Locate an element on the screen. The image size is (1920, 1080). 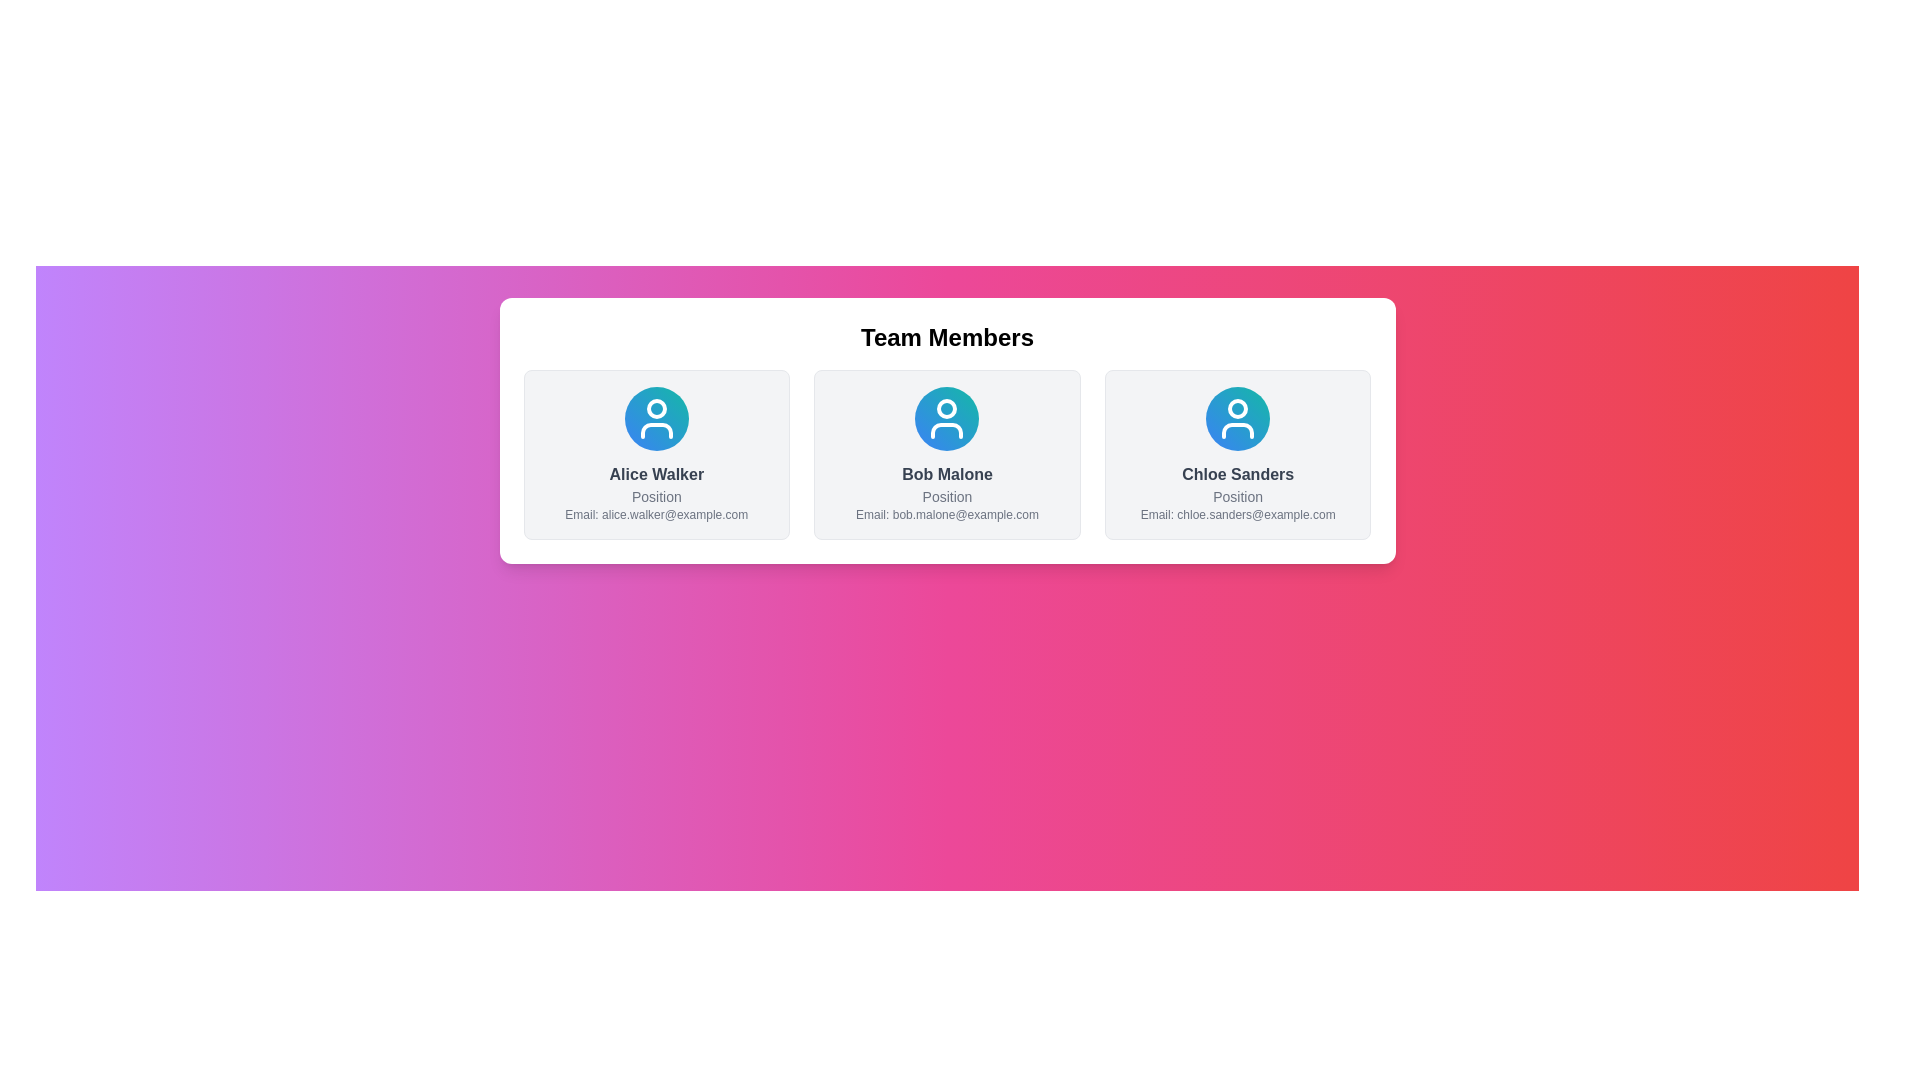
the non-interactive text element indicating the role or position associated with 'Chloe Sanders', located in the rightmost card of the 'Team Members' section, below the name and above the email information is located at coordinates (1237, 496).